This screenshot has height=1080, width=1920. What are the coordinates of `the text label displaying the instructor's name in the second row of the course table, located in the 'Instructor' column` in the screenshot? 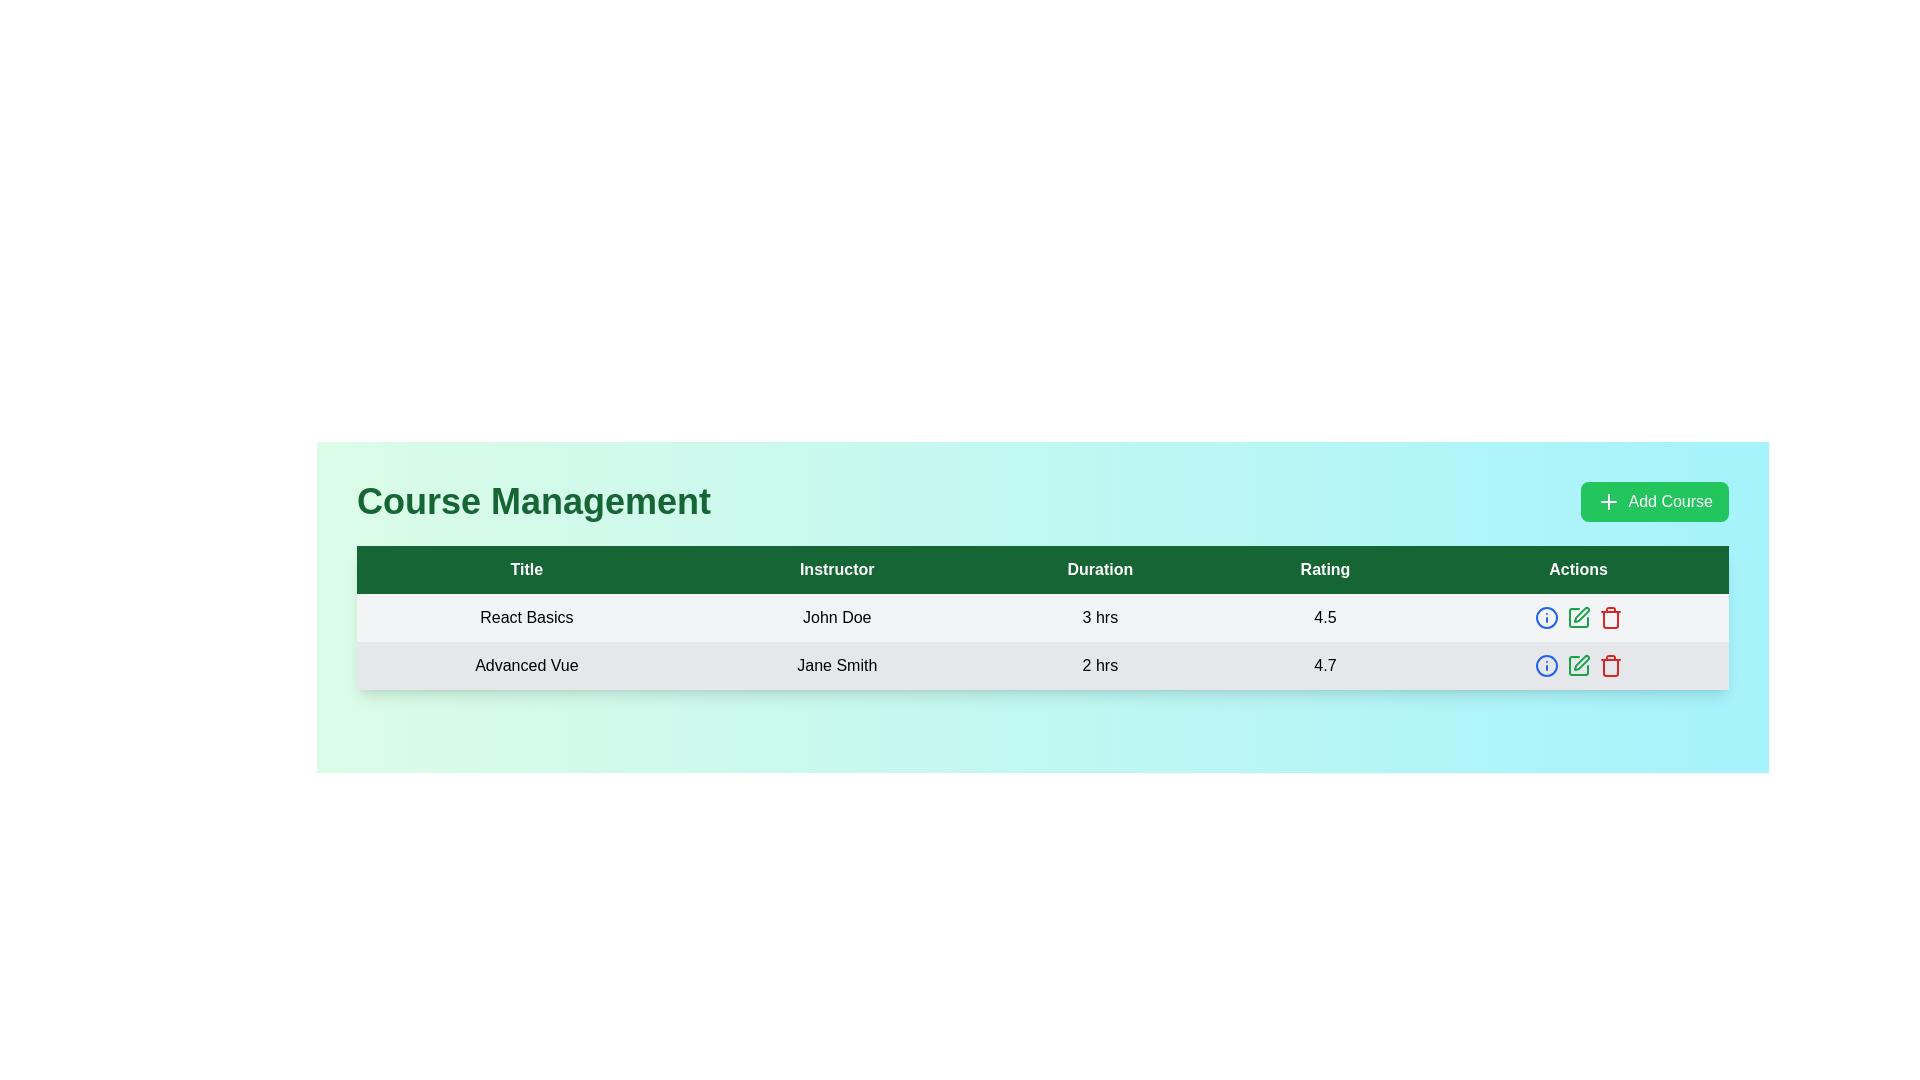 It's located at (837, 666).